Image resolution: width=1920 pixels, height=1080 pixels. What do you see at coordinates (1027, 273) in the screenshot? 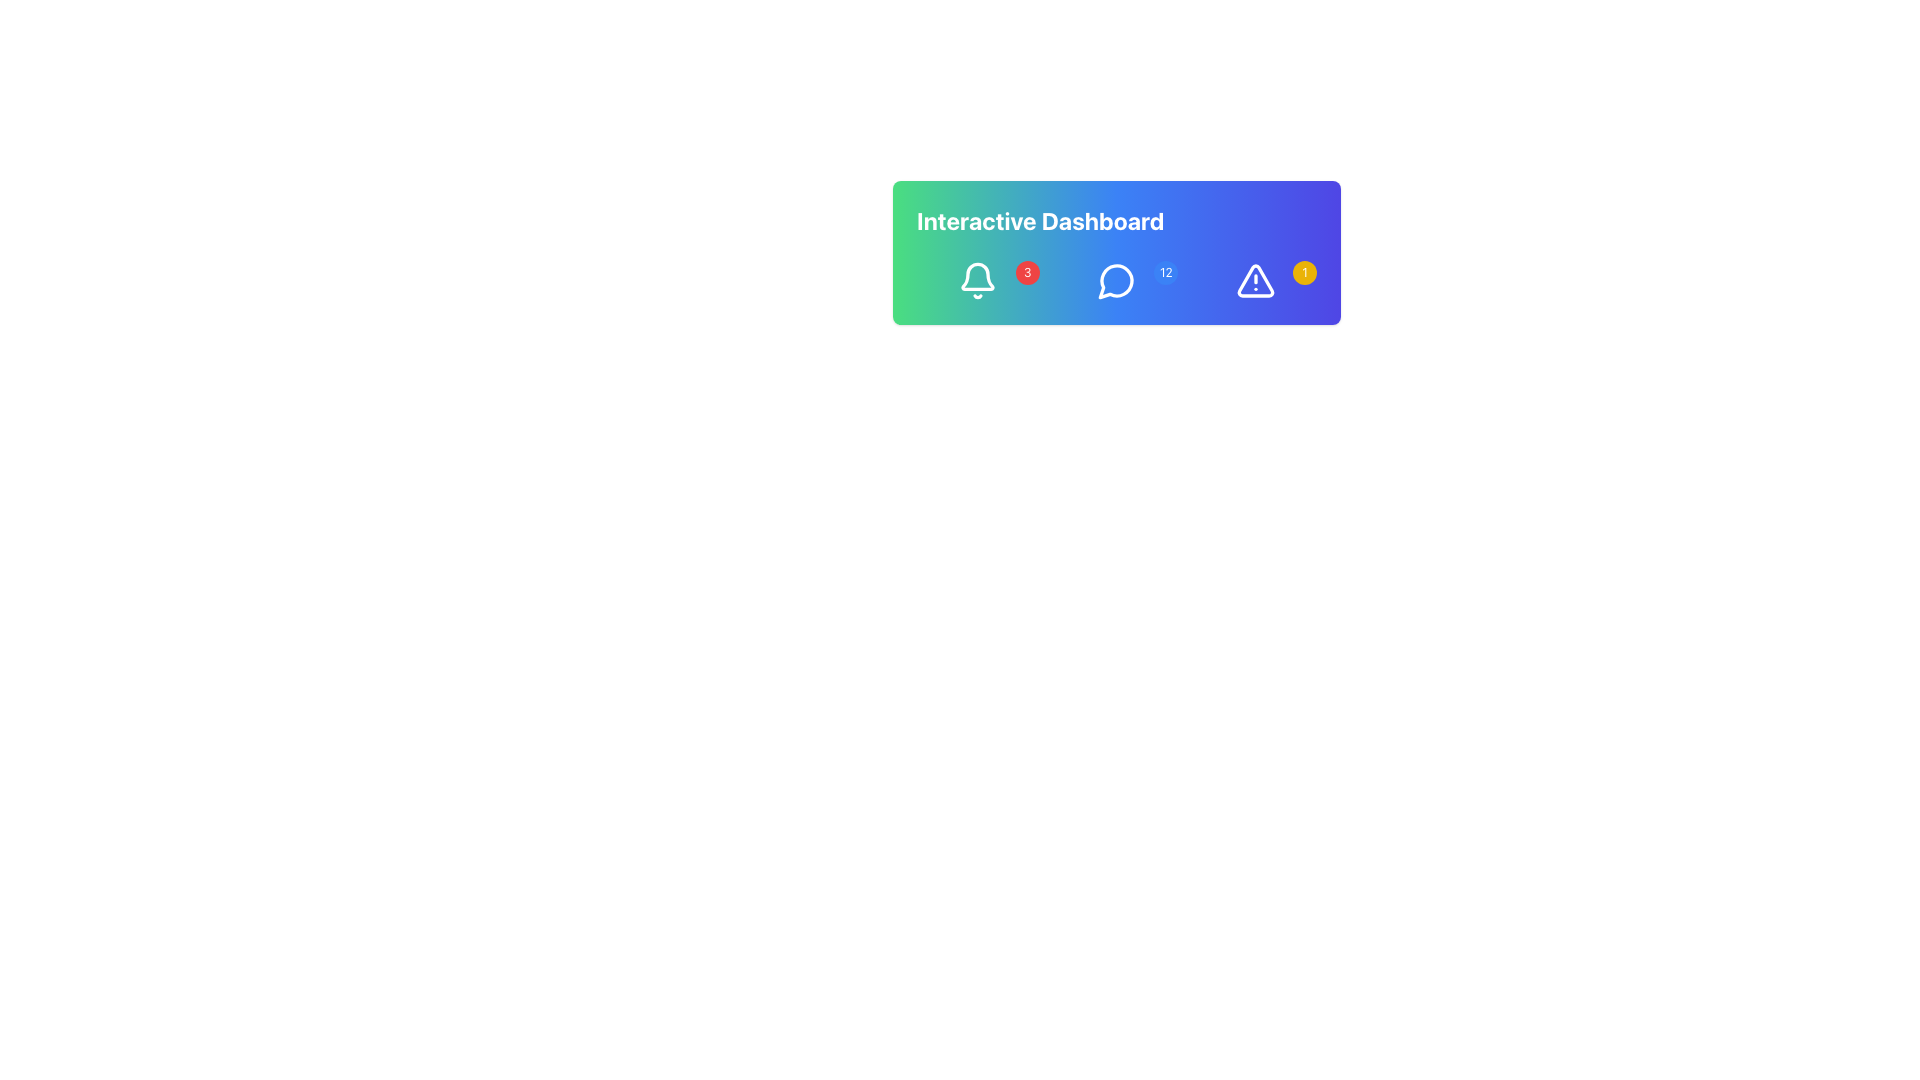
I see `the notification badge positioned in the top-right corner of the bell icon` at bounding box center [1027, 273].